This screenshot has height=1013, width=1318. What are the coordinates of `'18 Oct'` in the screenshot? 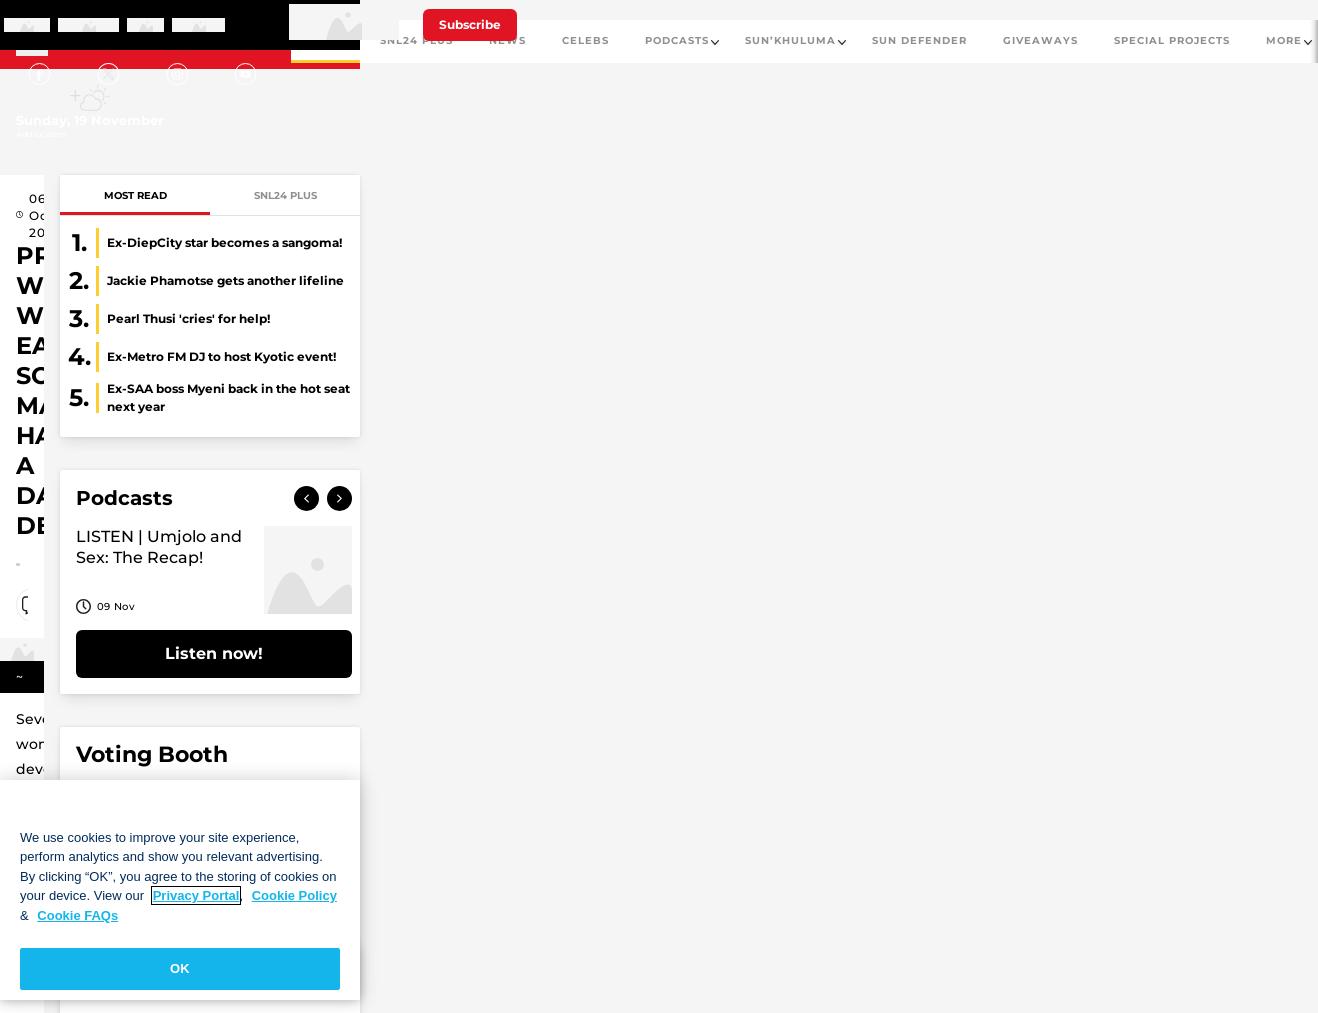 It's located at (1200, 605).